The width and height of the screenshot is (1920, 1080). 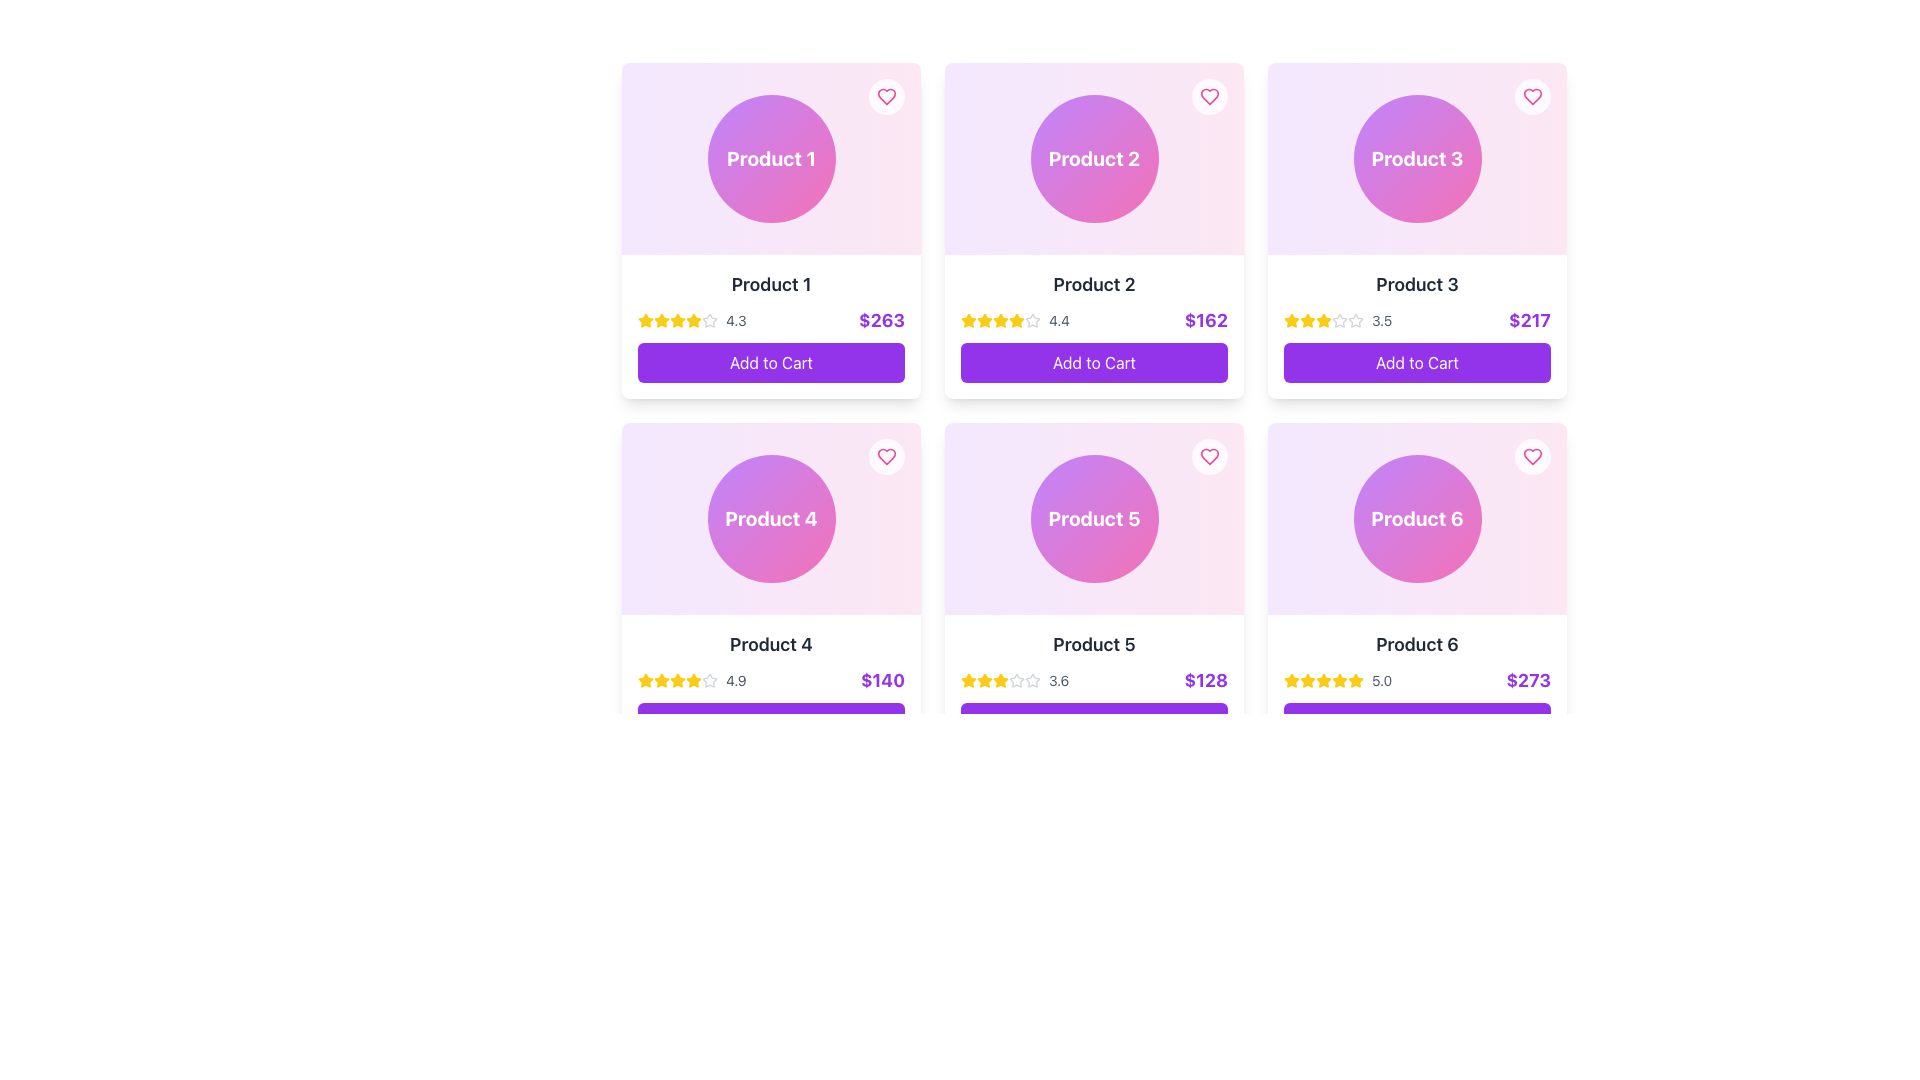 What do you see at coordinates (1208, 456) in the screenshot?
I see `the heart-shaped favorite icon with a pink border located in the upper-right corner of the 'Product 5' card to mark or unmark the item as a favorite` at bounding box center [1208, 456].